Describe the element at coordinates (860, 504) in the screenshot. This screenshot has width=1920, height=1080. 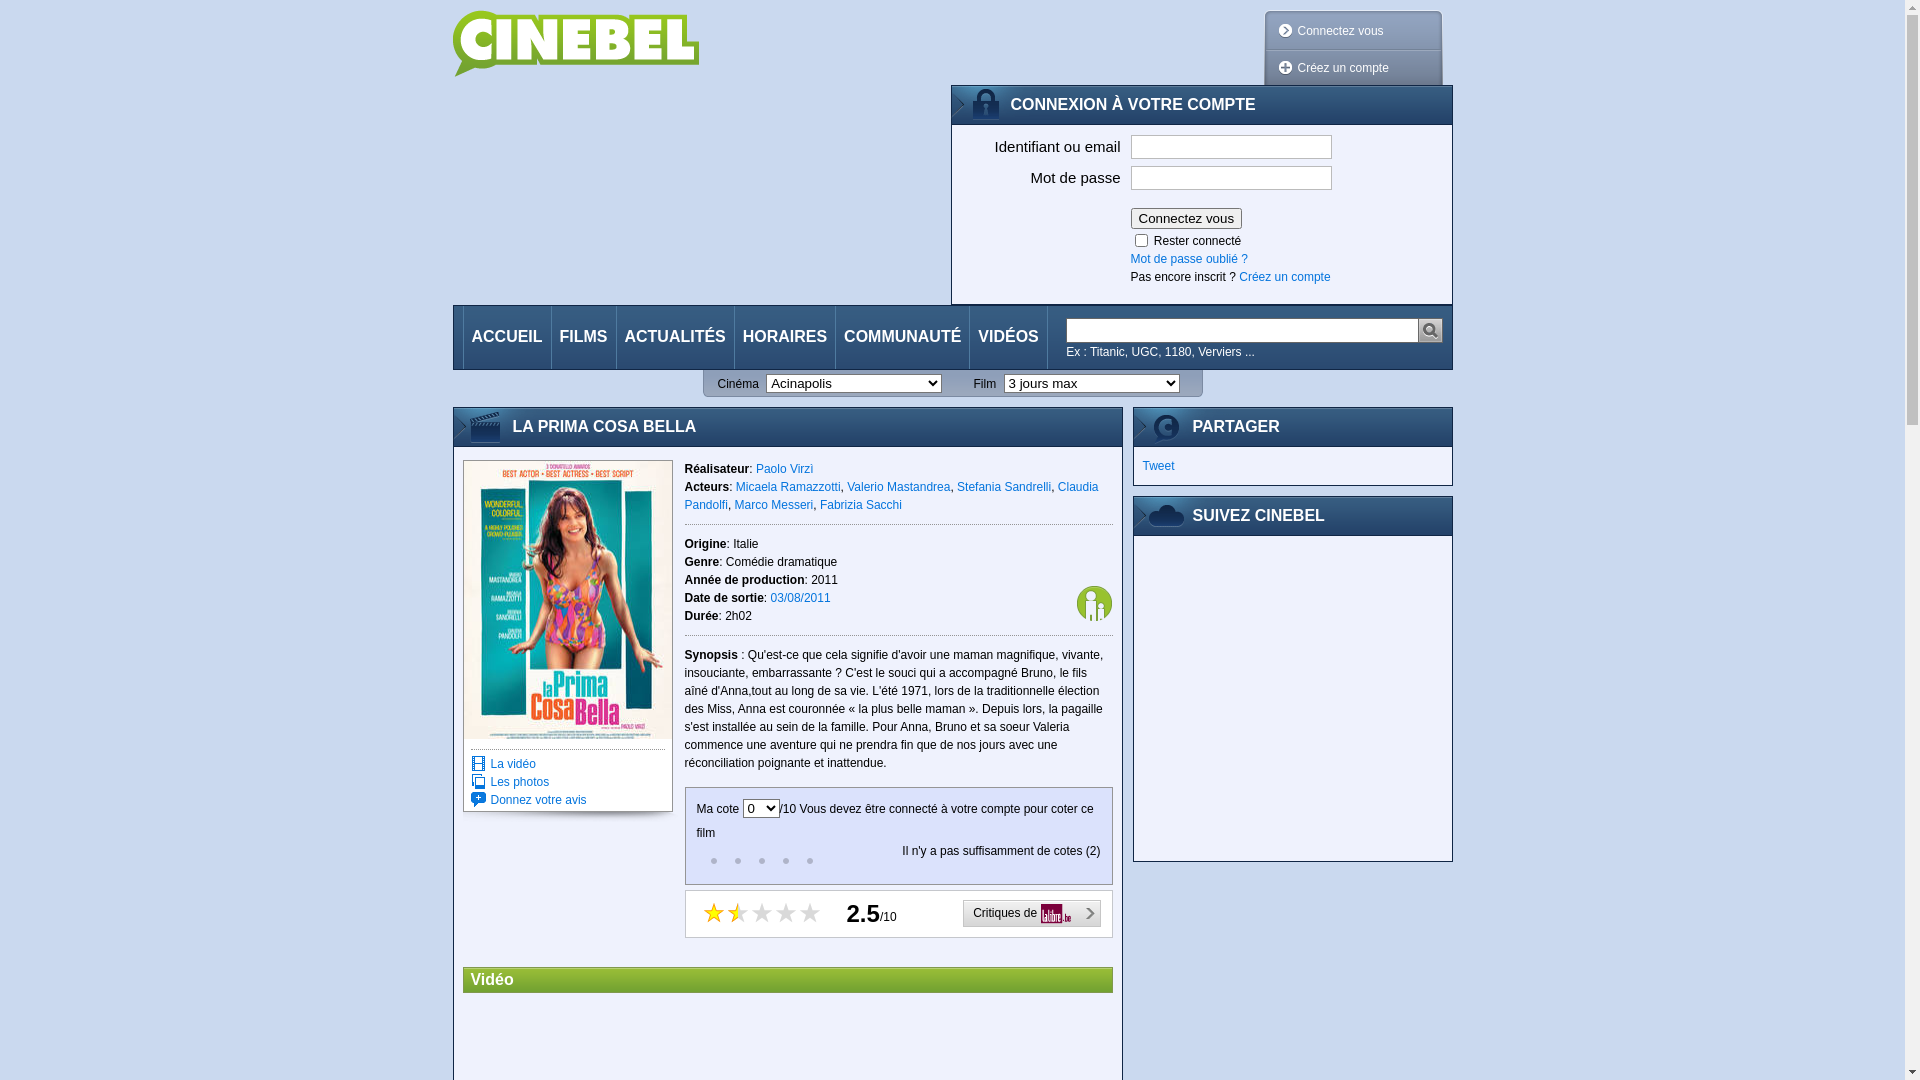
I see `'Fabrizia Sacchi'` at that location.